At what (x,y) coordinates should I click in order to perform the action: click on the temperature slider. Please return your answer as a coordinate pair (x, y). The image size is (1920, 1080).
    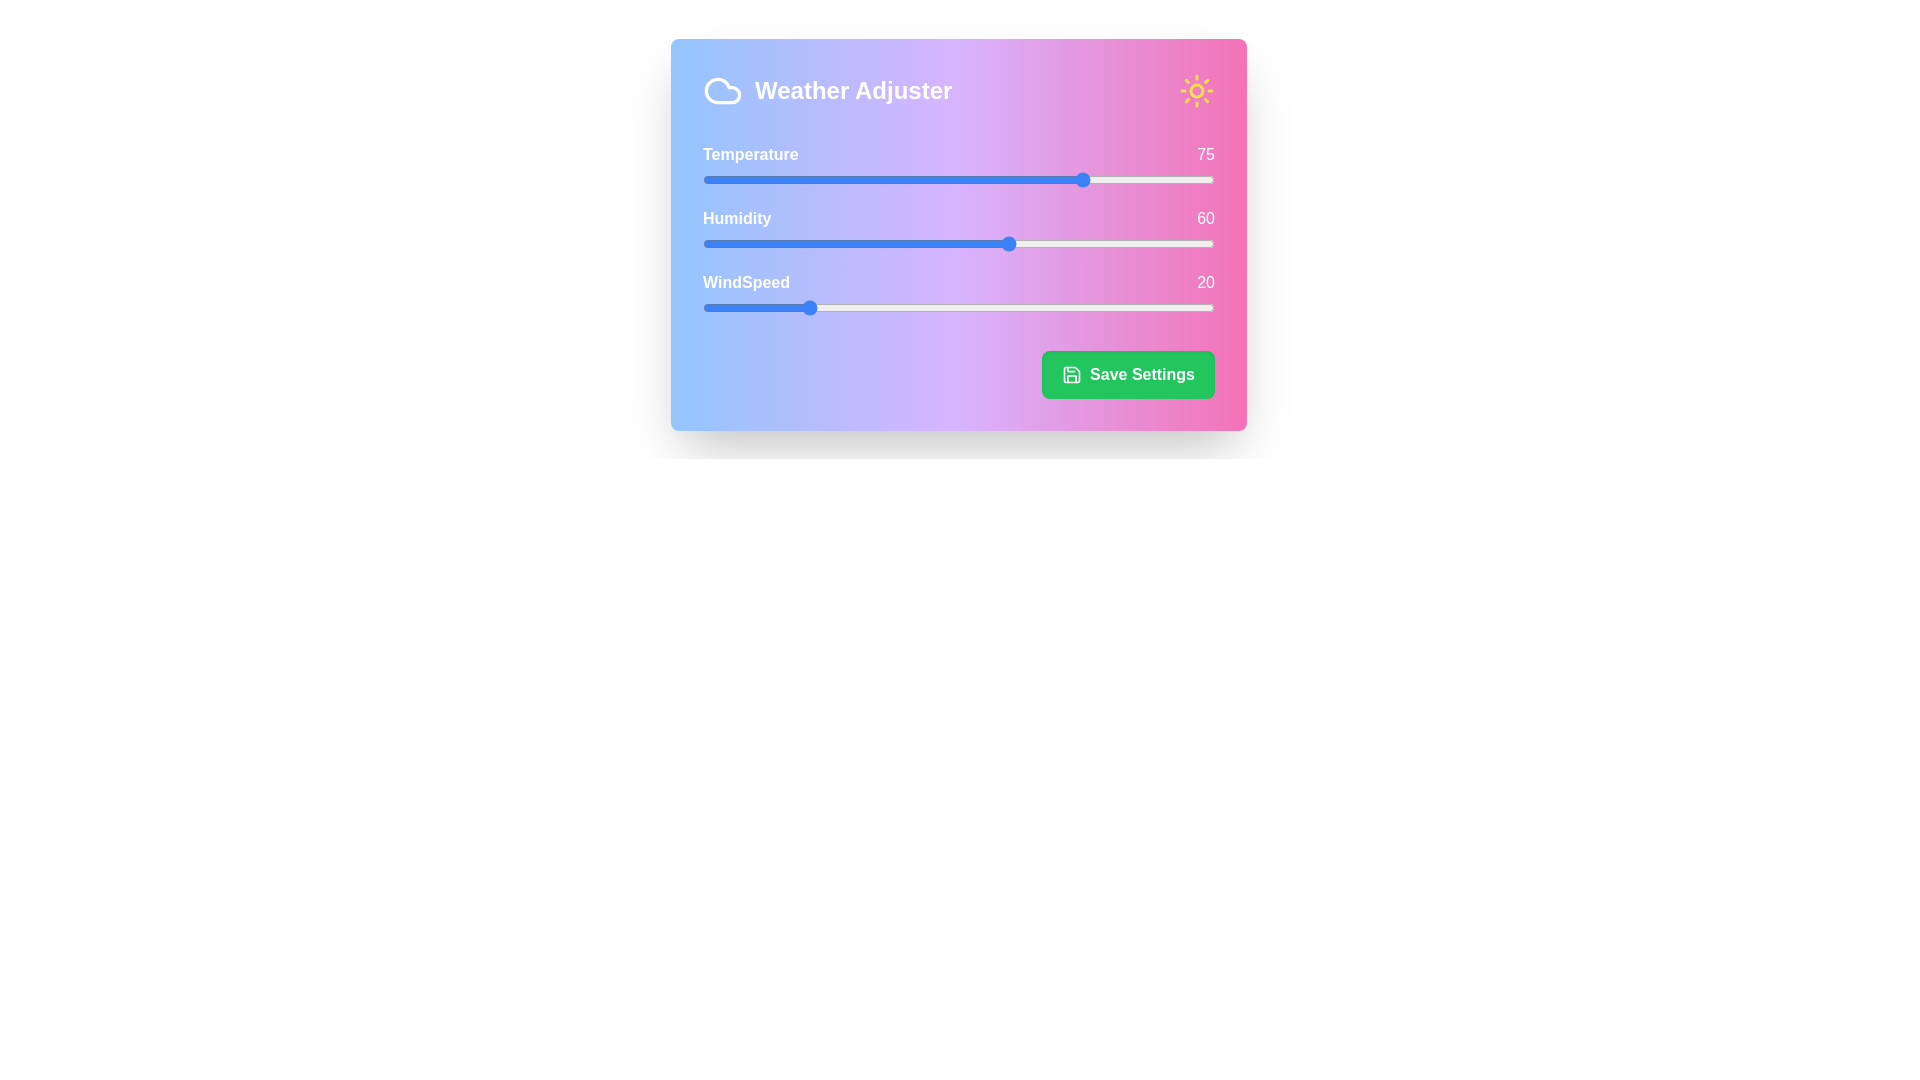
    Looking at the image, I should click on (727, 180).